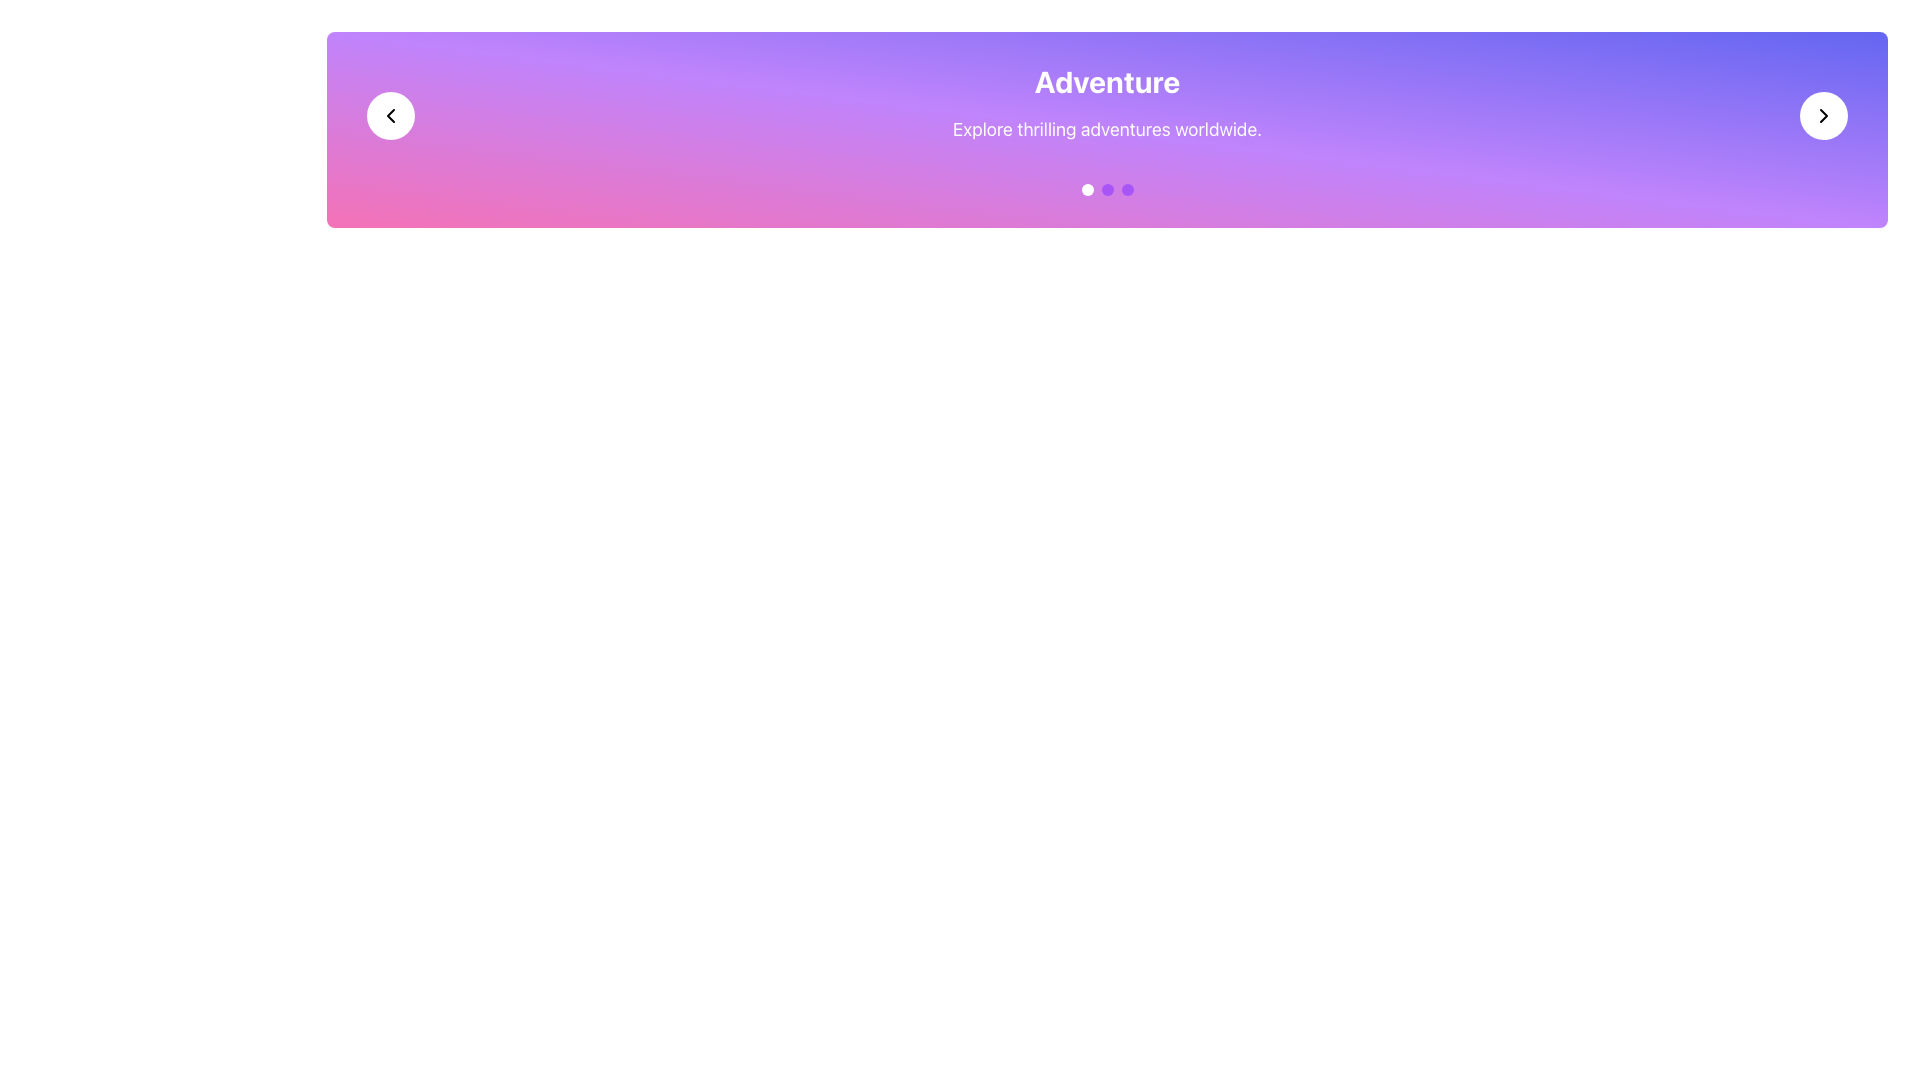  What do you see at coordinates (1824, 115) in the screenshot?
I see `the navigation icon button located at the right end of the banner component, which is contained within a white circular background` at bounding box center [1824, 115].